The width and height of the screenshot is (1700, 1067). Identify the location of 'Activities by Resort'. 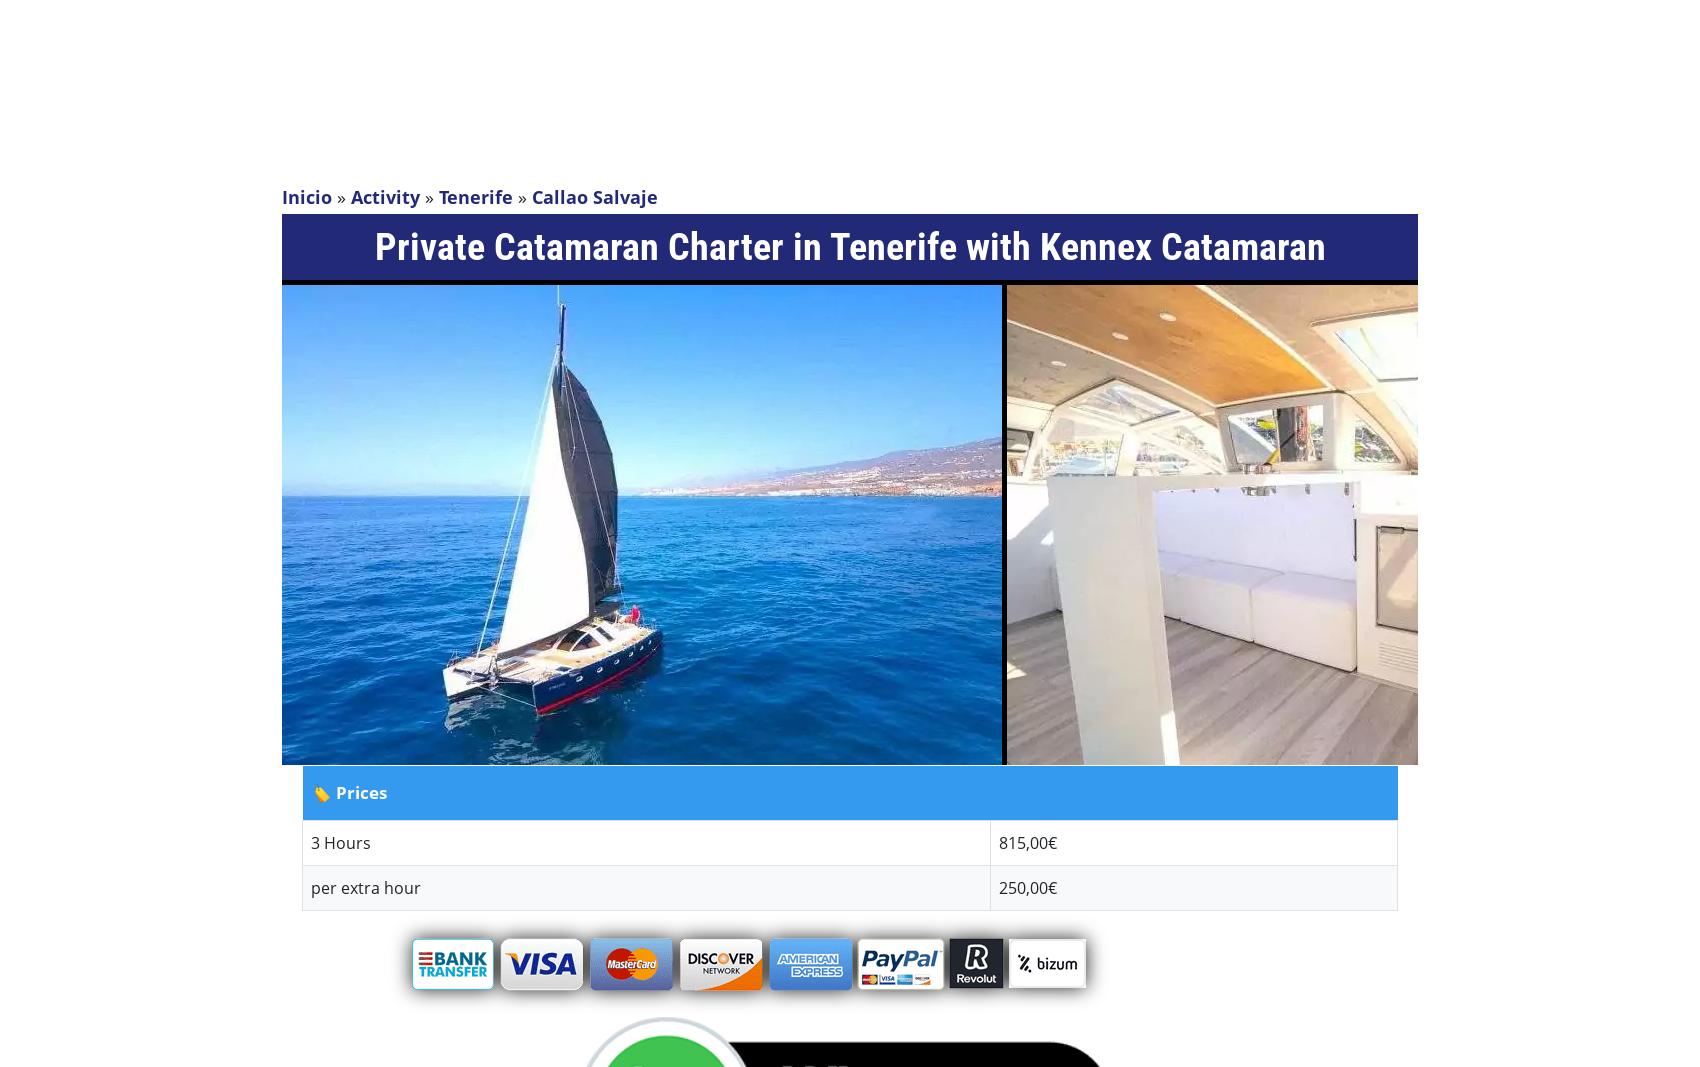
(869, 143).